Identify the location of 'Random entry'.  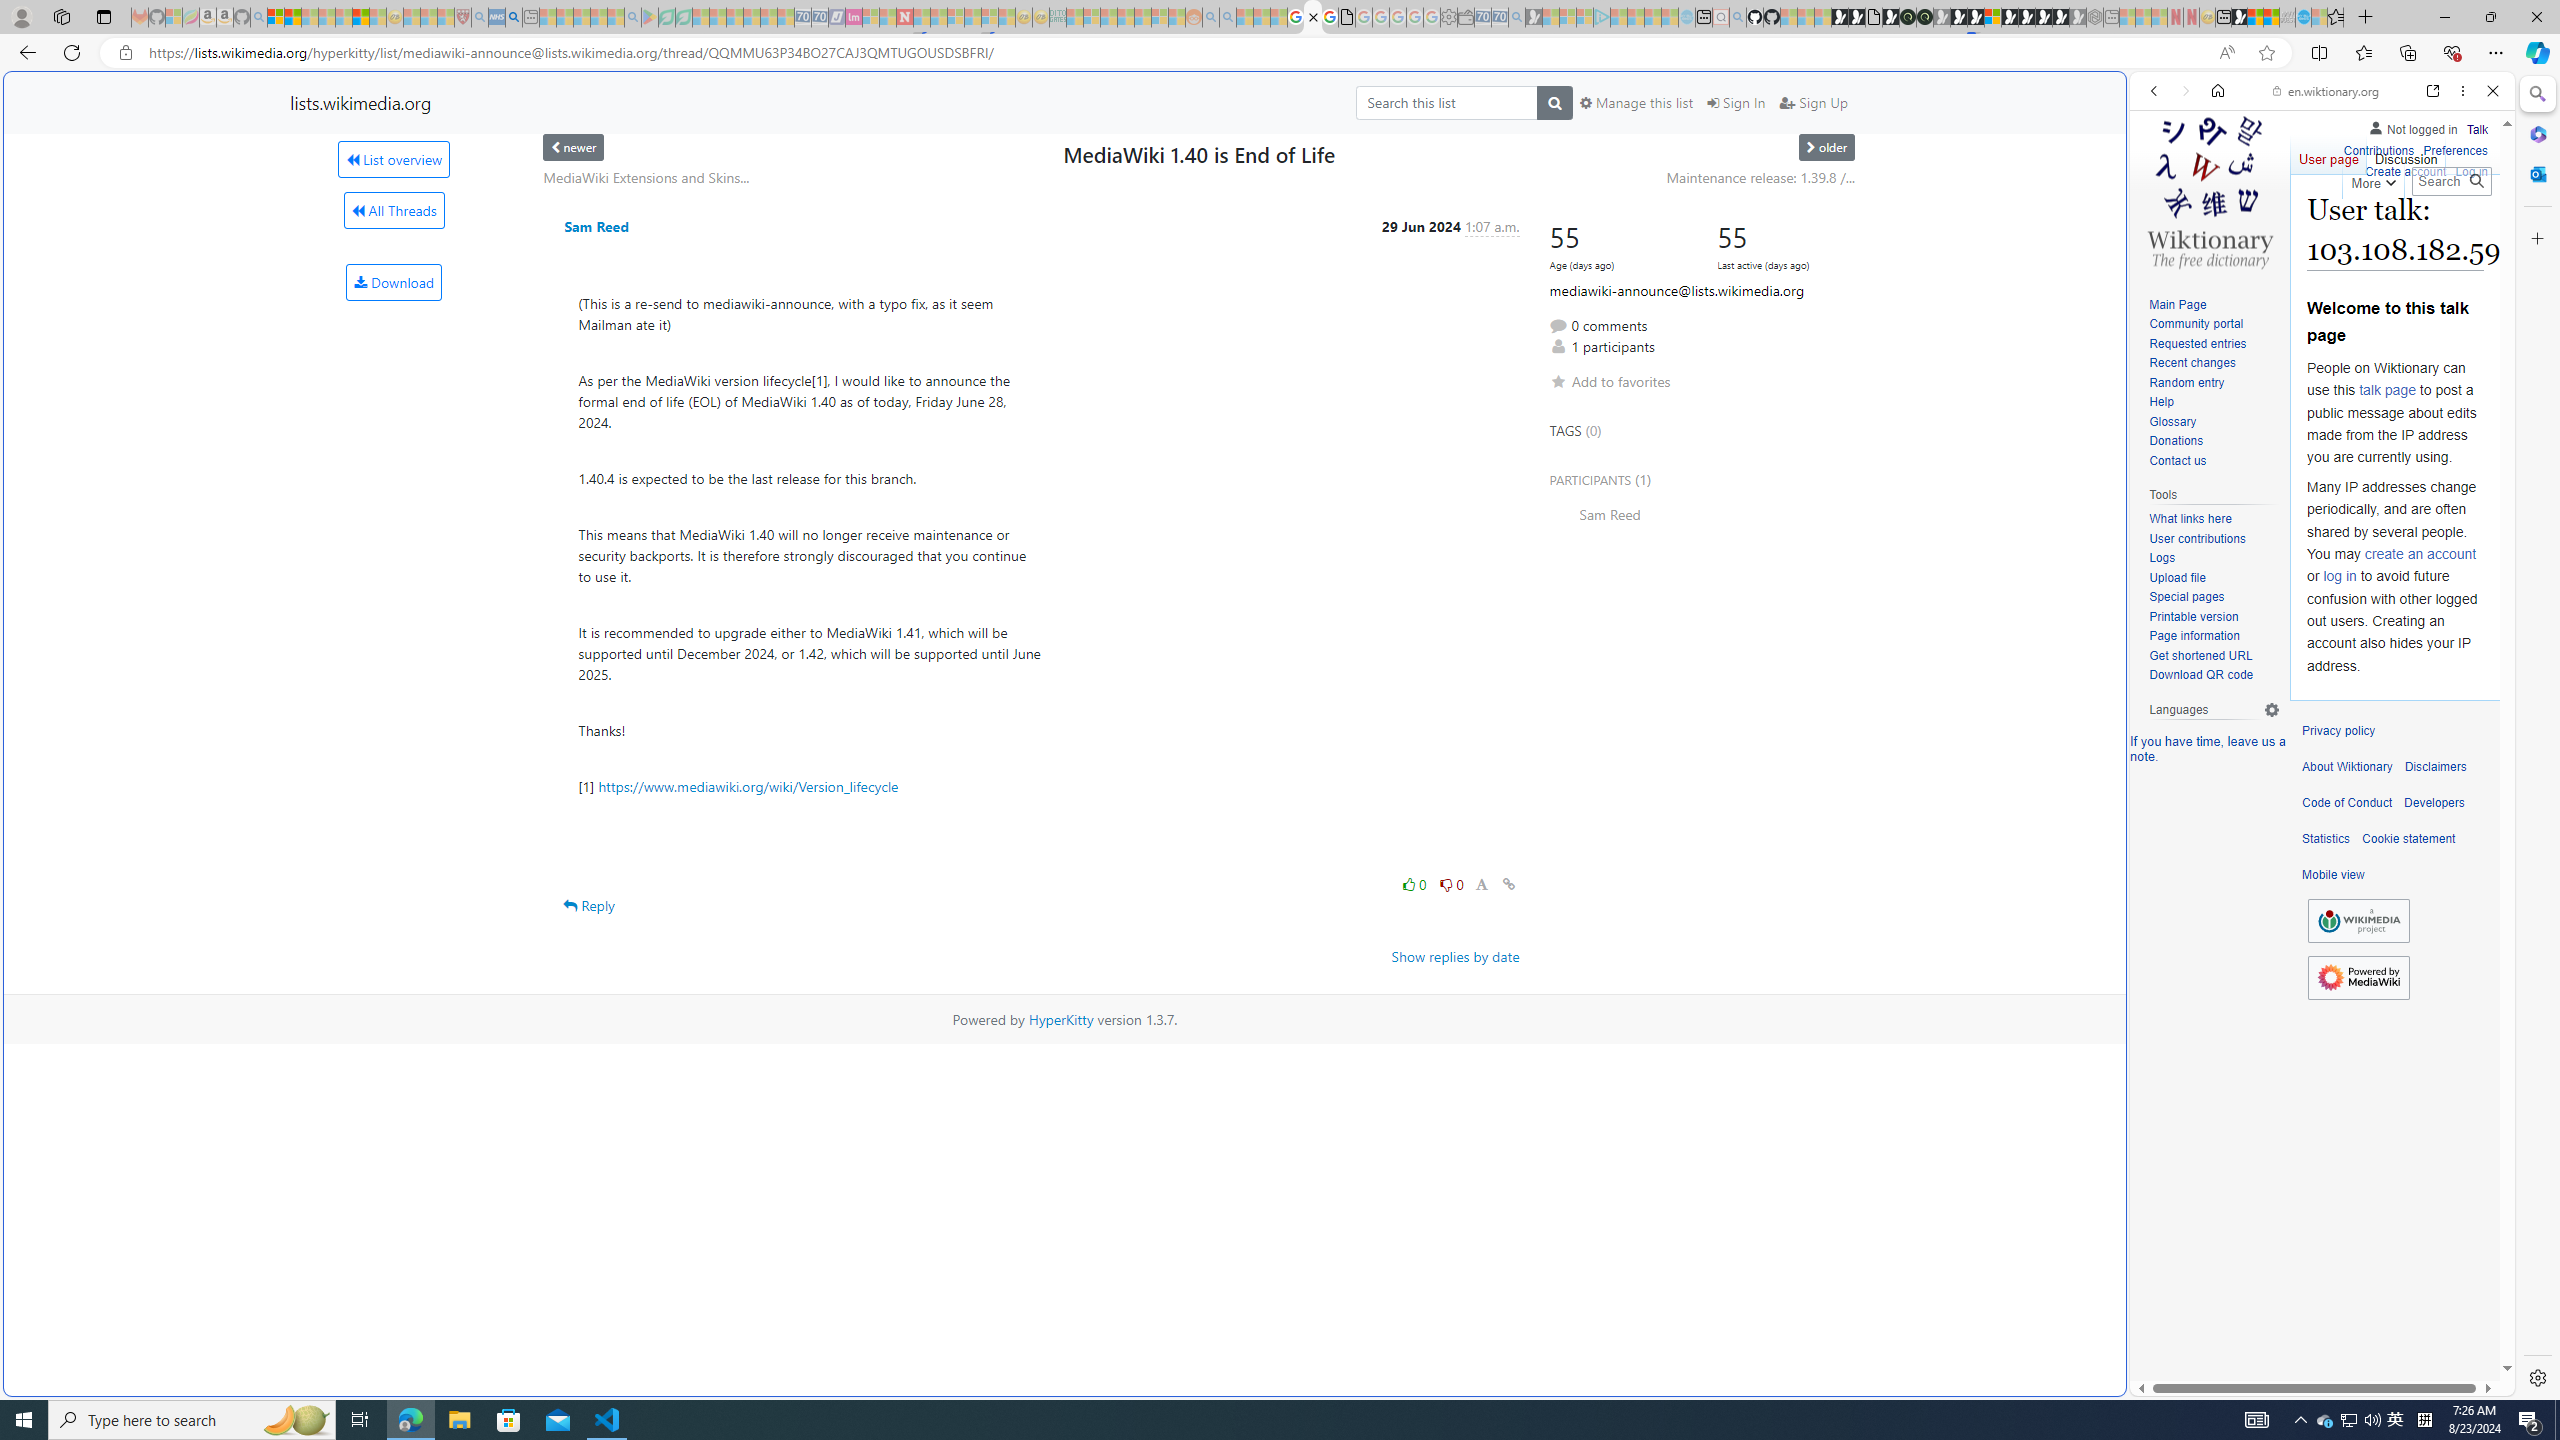
(2185, 382).